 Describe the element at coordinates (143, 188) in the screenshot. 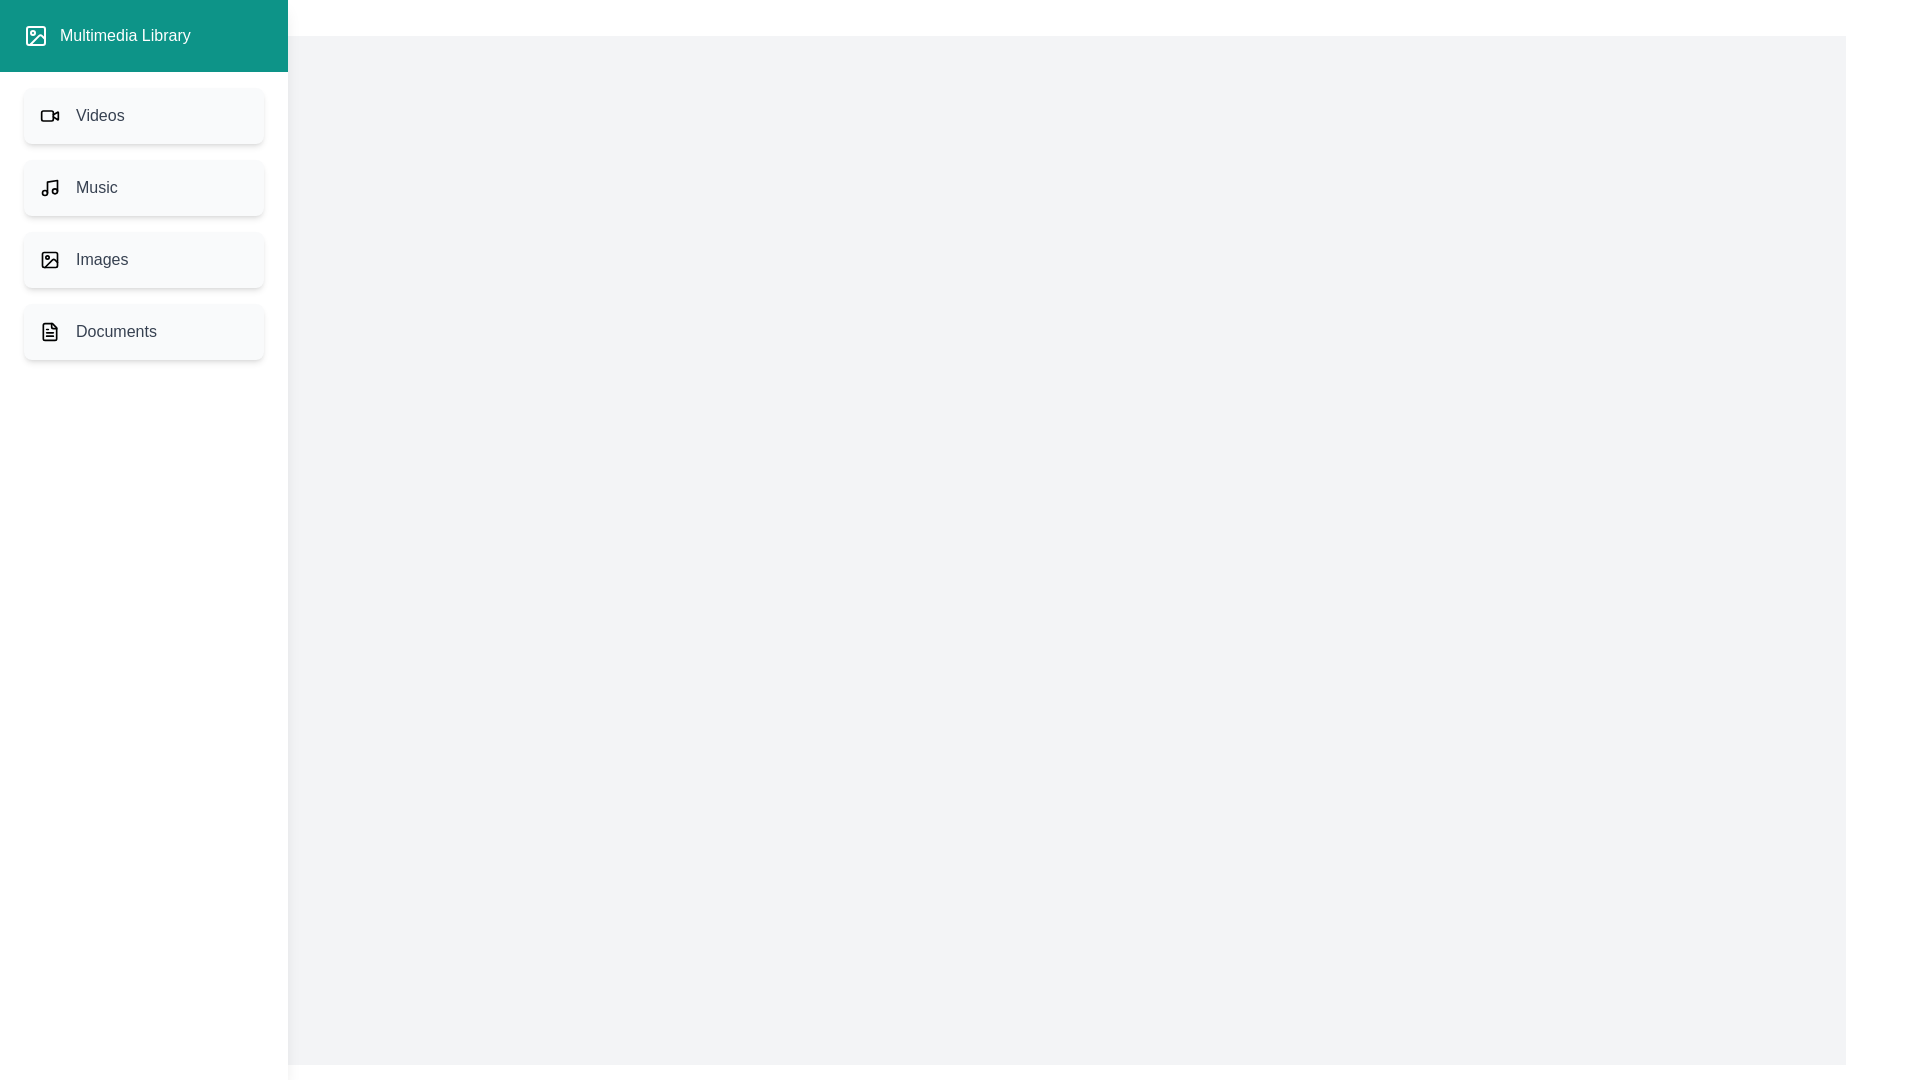

I see `the category Music from the list` at that location.